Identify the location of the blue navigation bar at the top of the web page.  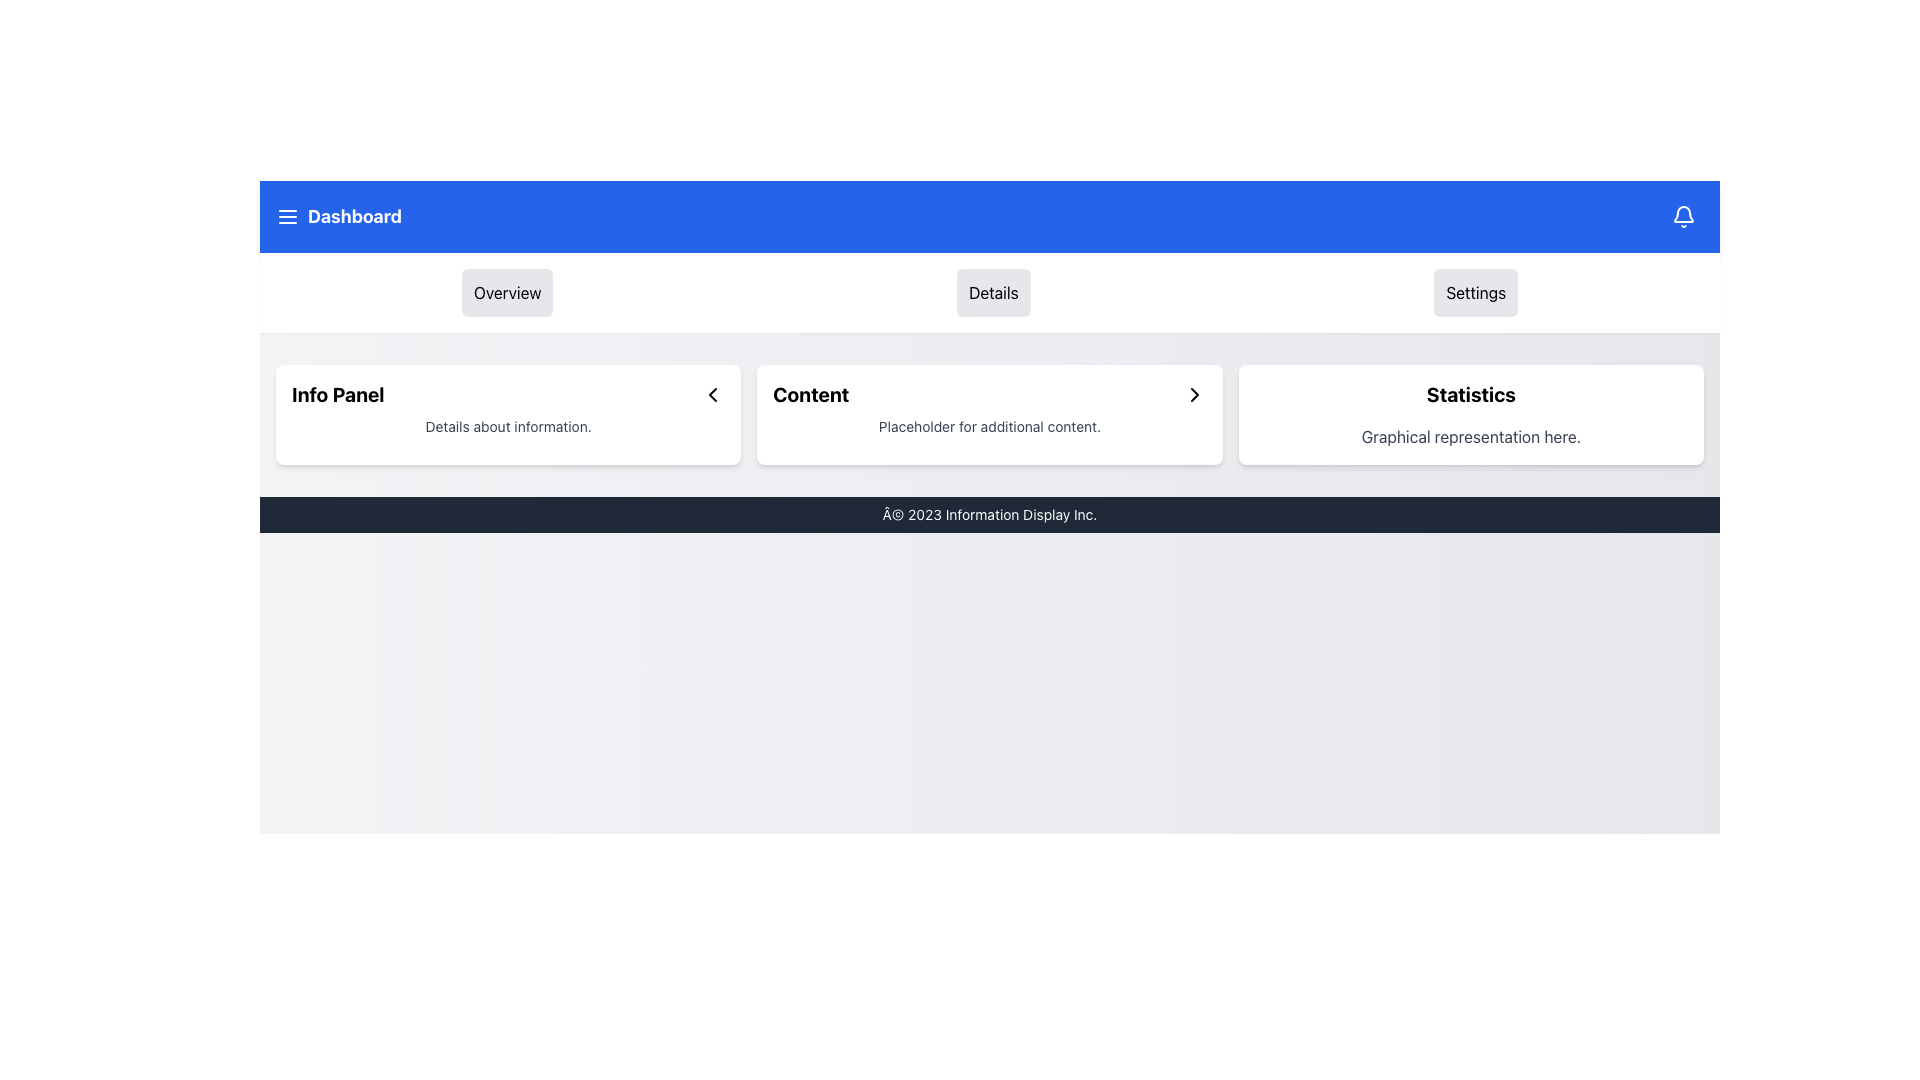
(989, 216).